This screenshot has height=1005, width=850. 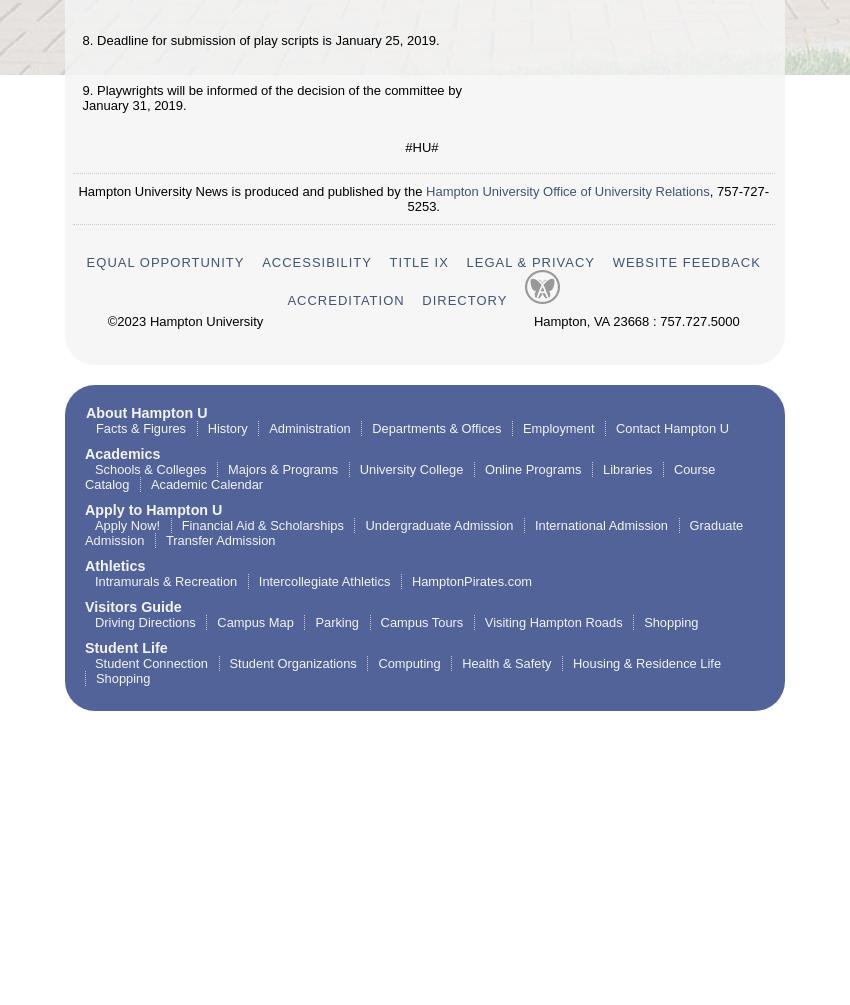 What do you see at coordinates (205, 483) in the screenshot?
I see `'Academic Calendar'` at bounding box center [205, 483].